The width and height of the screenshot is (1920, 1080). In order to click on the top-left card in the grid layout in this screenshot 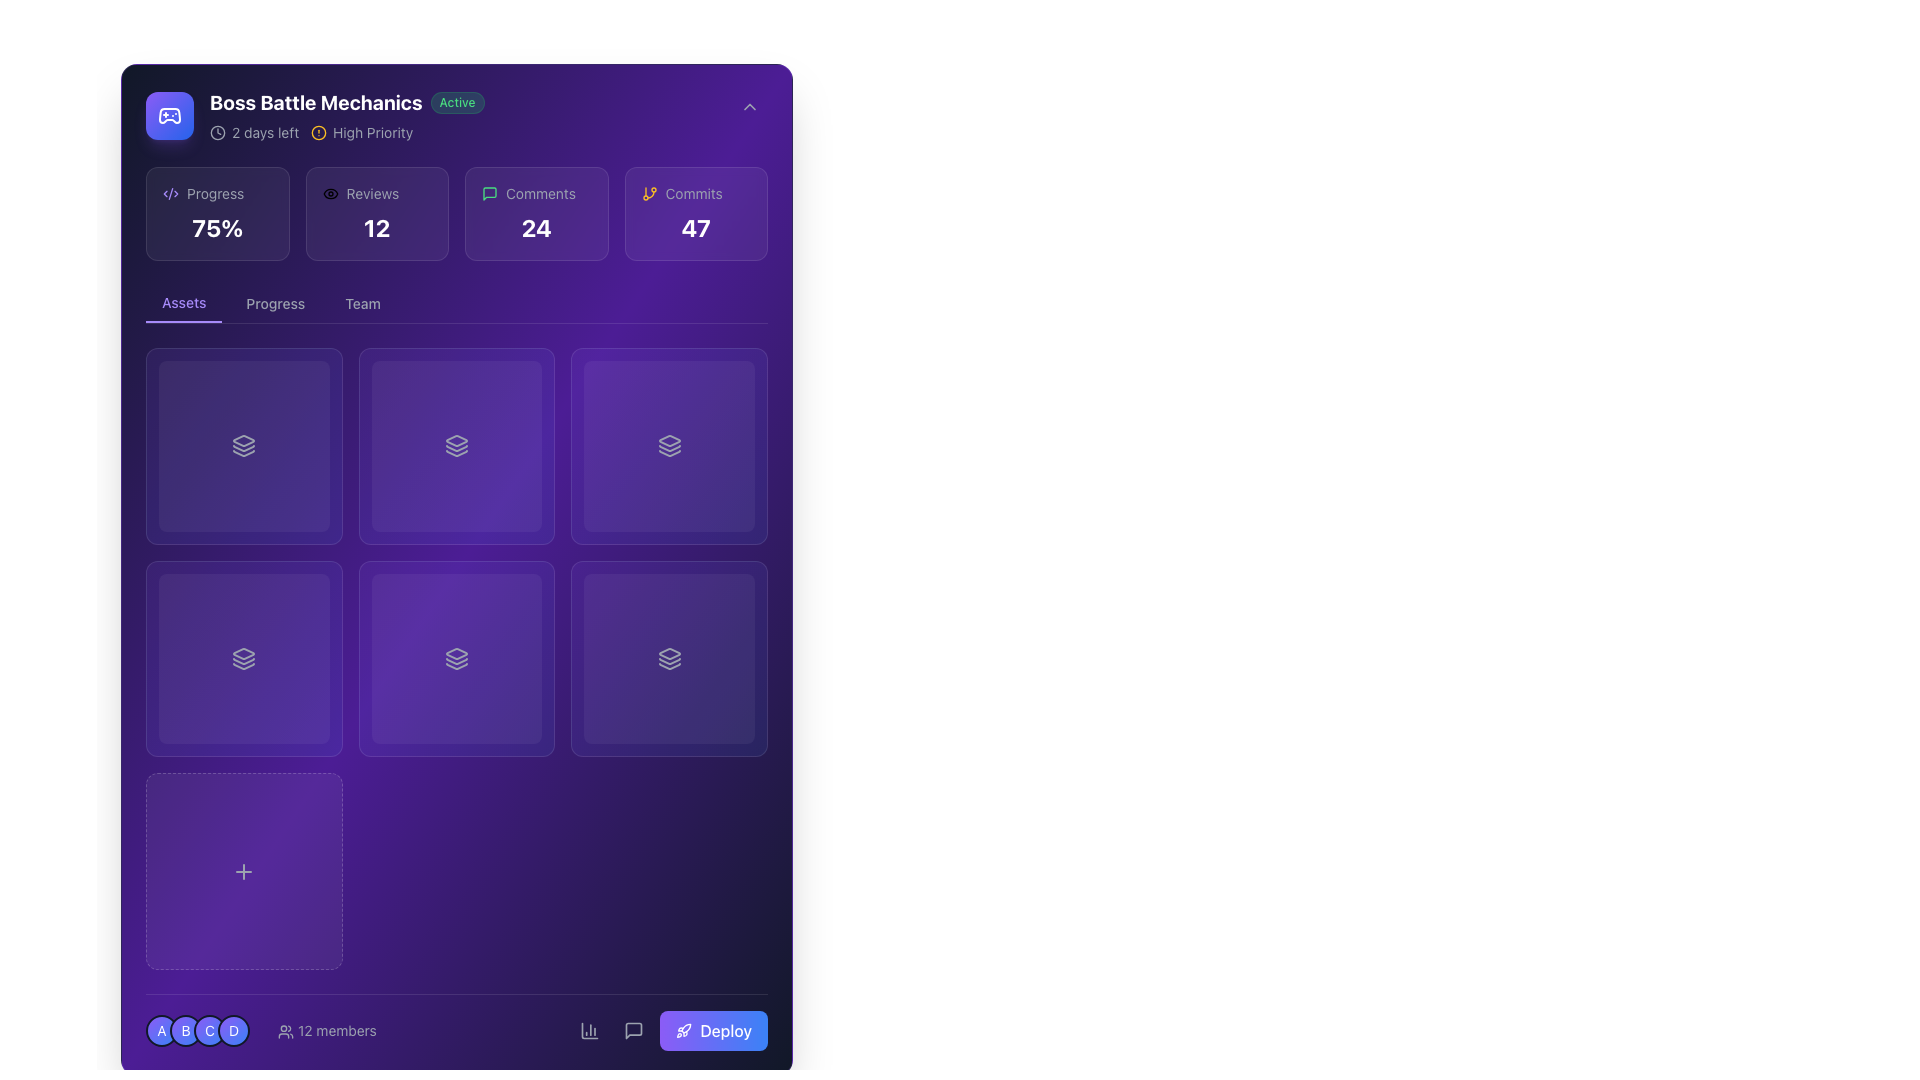, I will do `click(243, 445)`.